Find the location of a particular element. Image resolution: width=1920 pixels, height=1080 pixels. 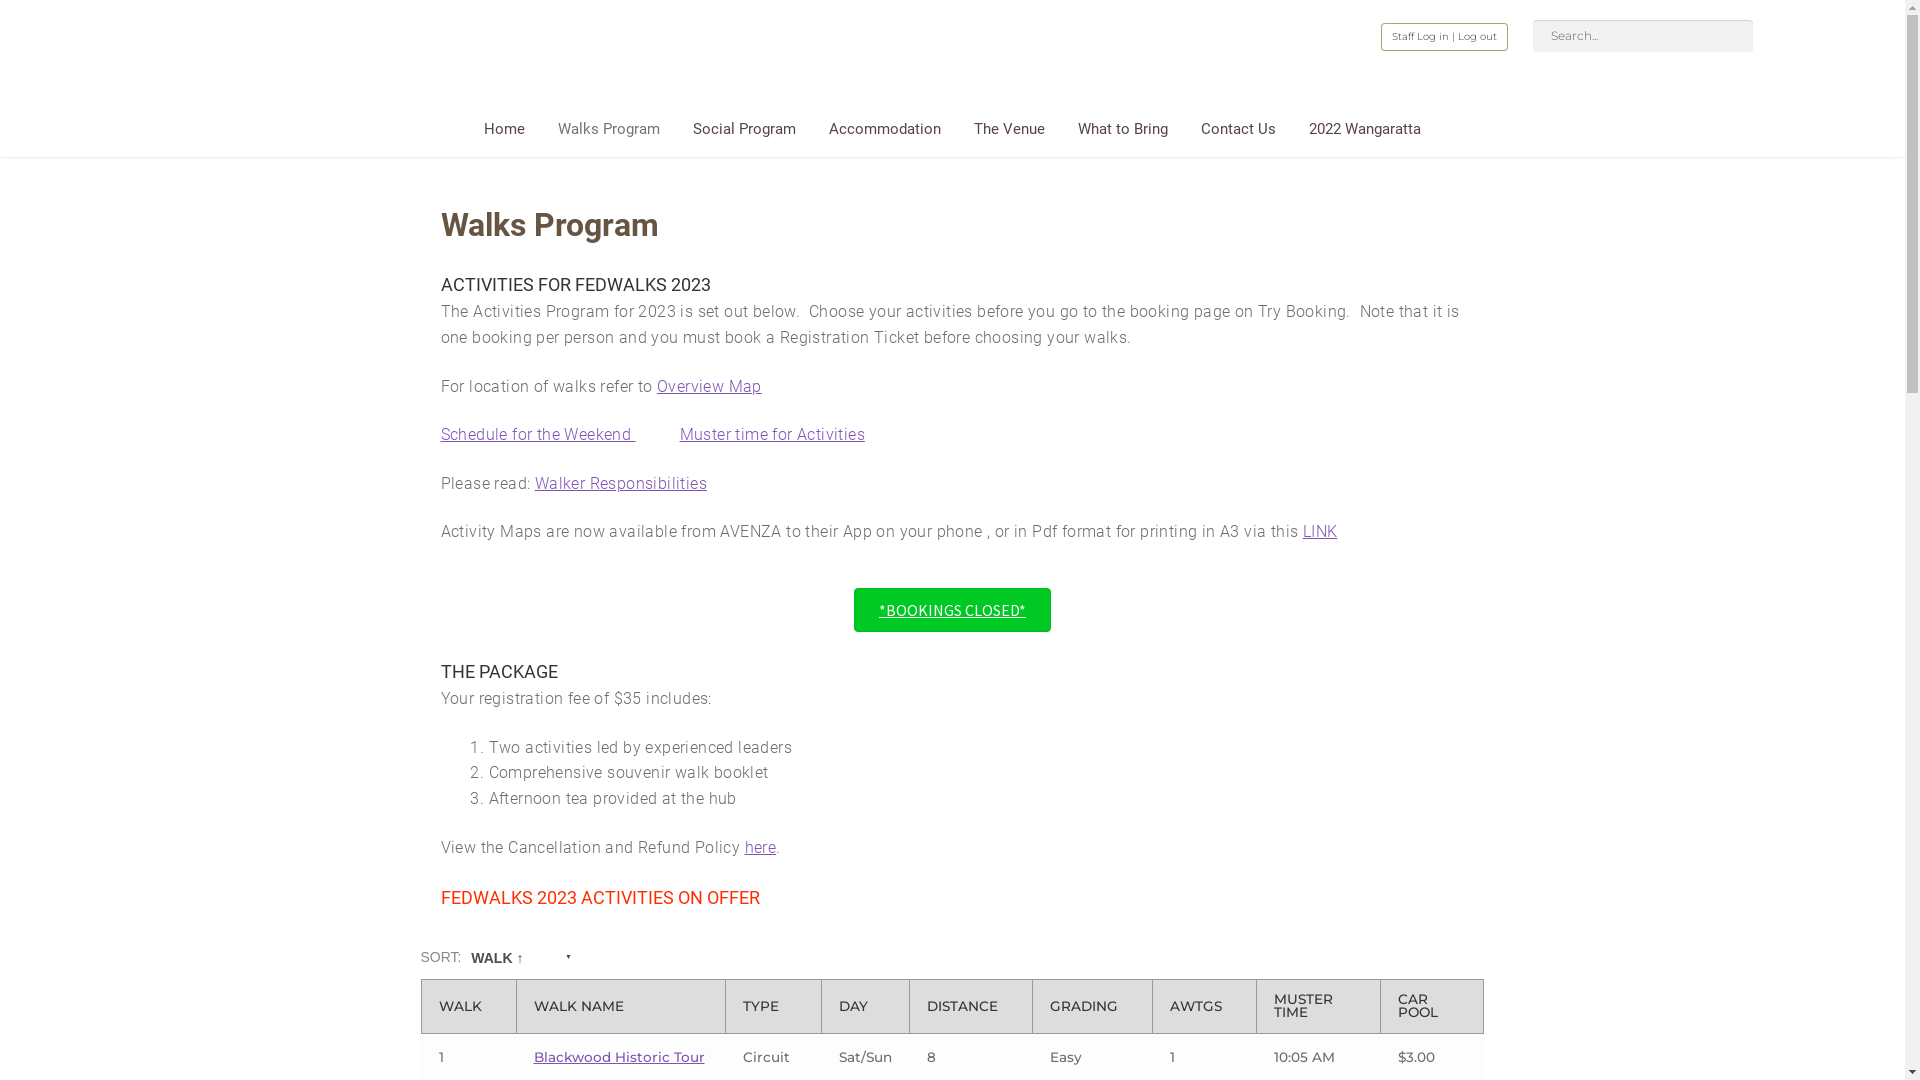

'Staff Log in | Log out' is located at coordinates (1444, 37).